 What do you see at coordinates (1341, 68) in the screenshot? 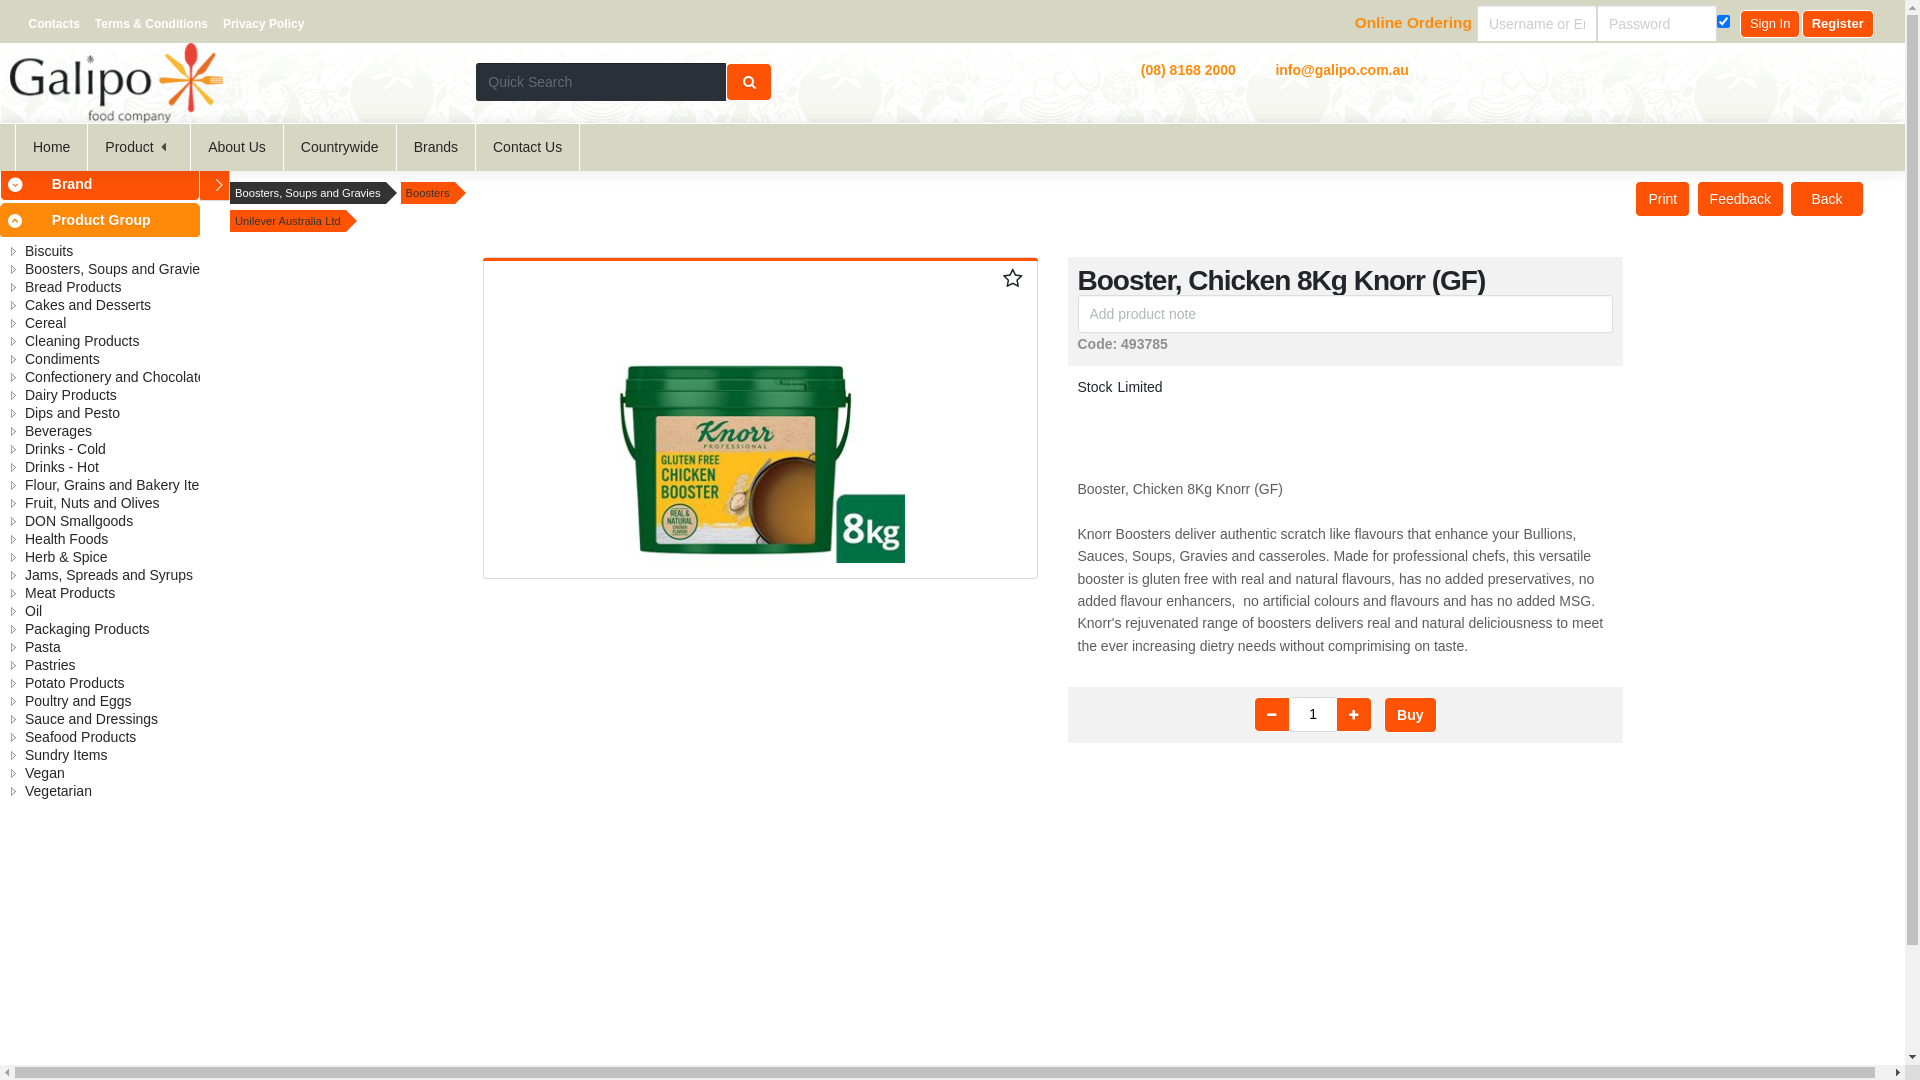
I see `'info@galipo.com.au'` at bounding box center [1341, 68].